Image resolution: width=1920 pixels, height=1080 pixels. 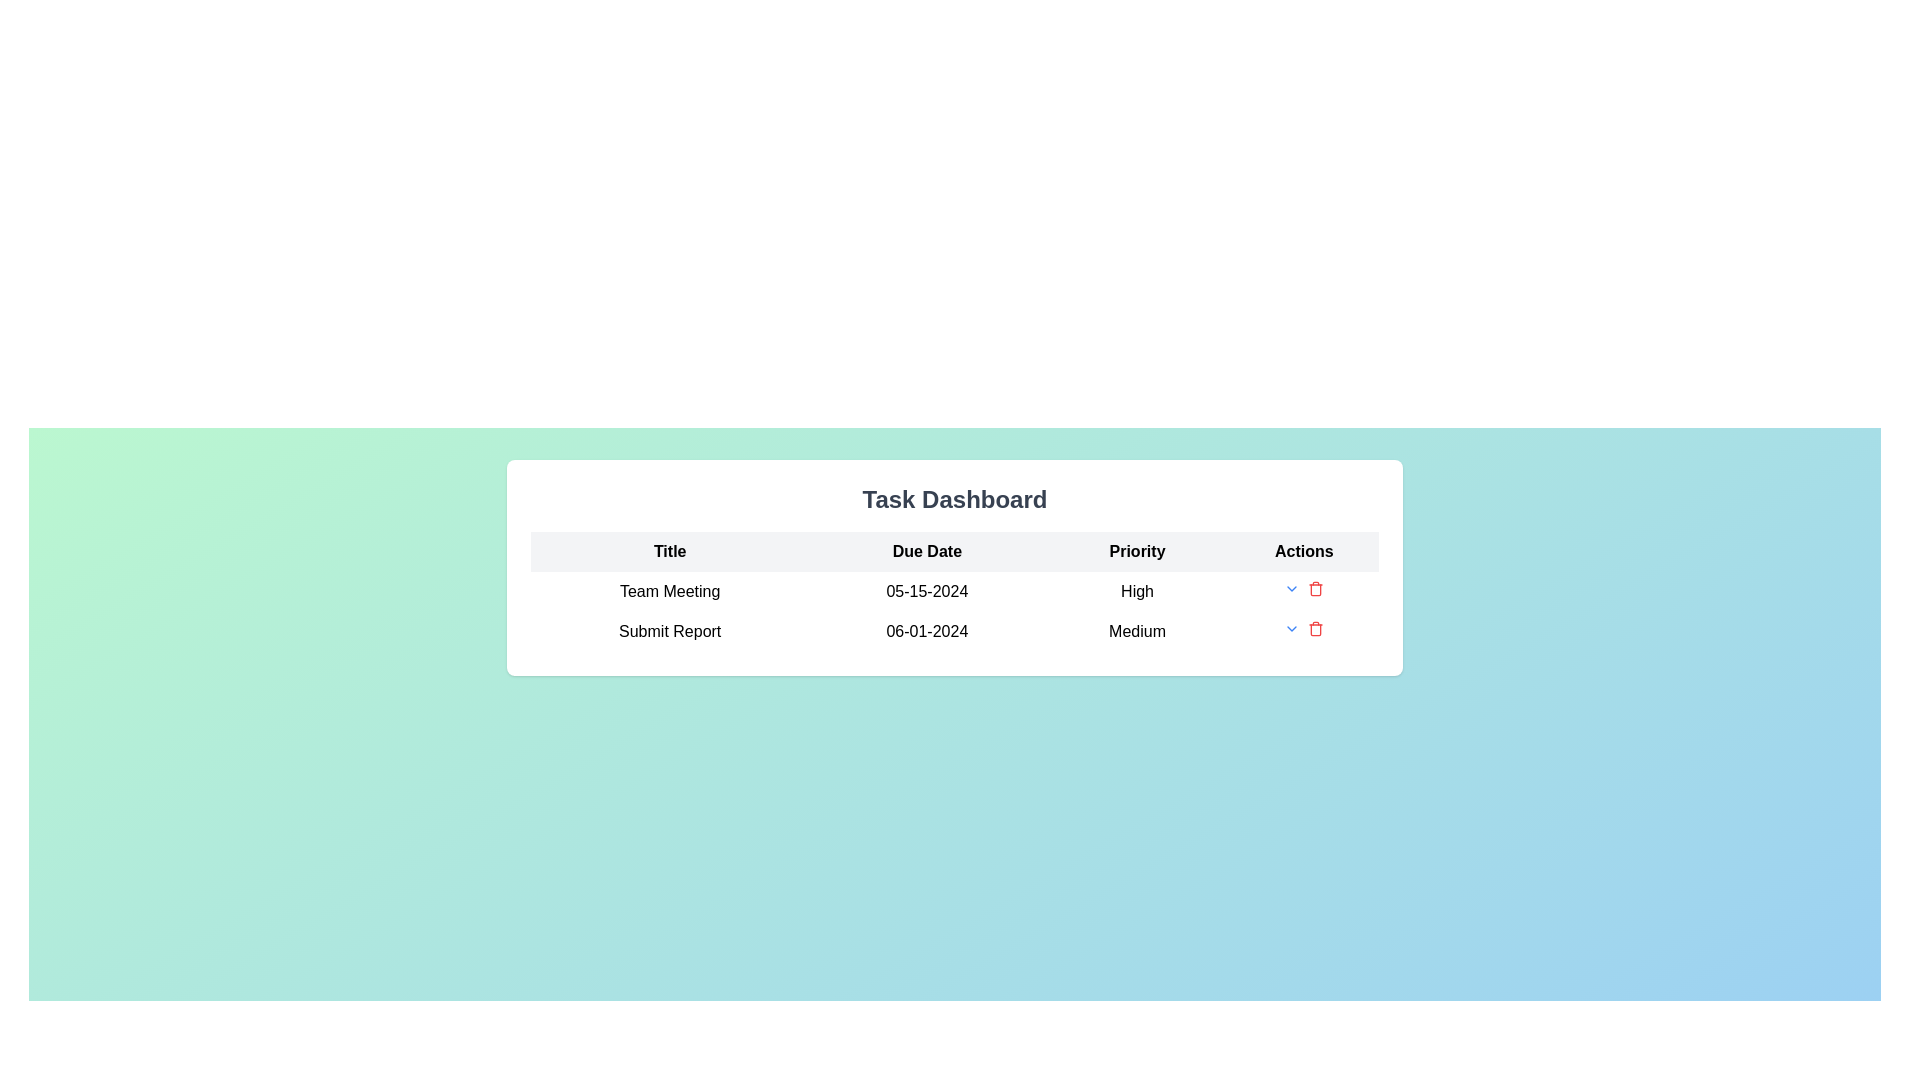 I want to click on keyboard navigation, so click(x=1292, y=588).